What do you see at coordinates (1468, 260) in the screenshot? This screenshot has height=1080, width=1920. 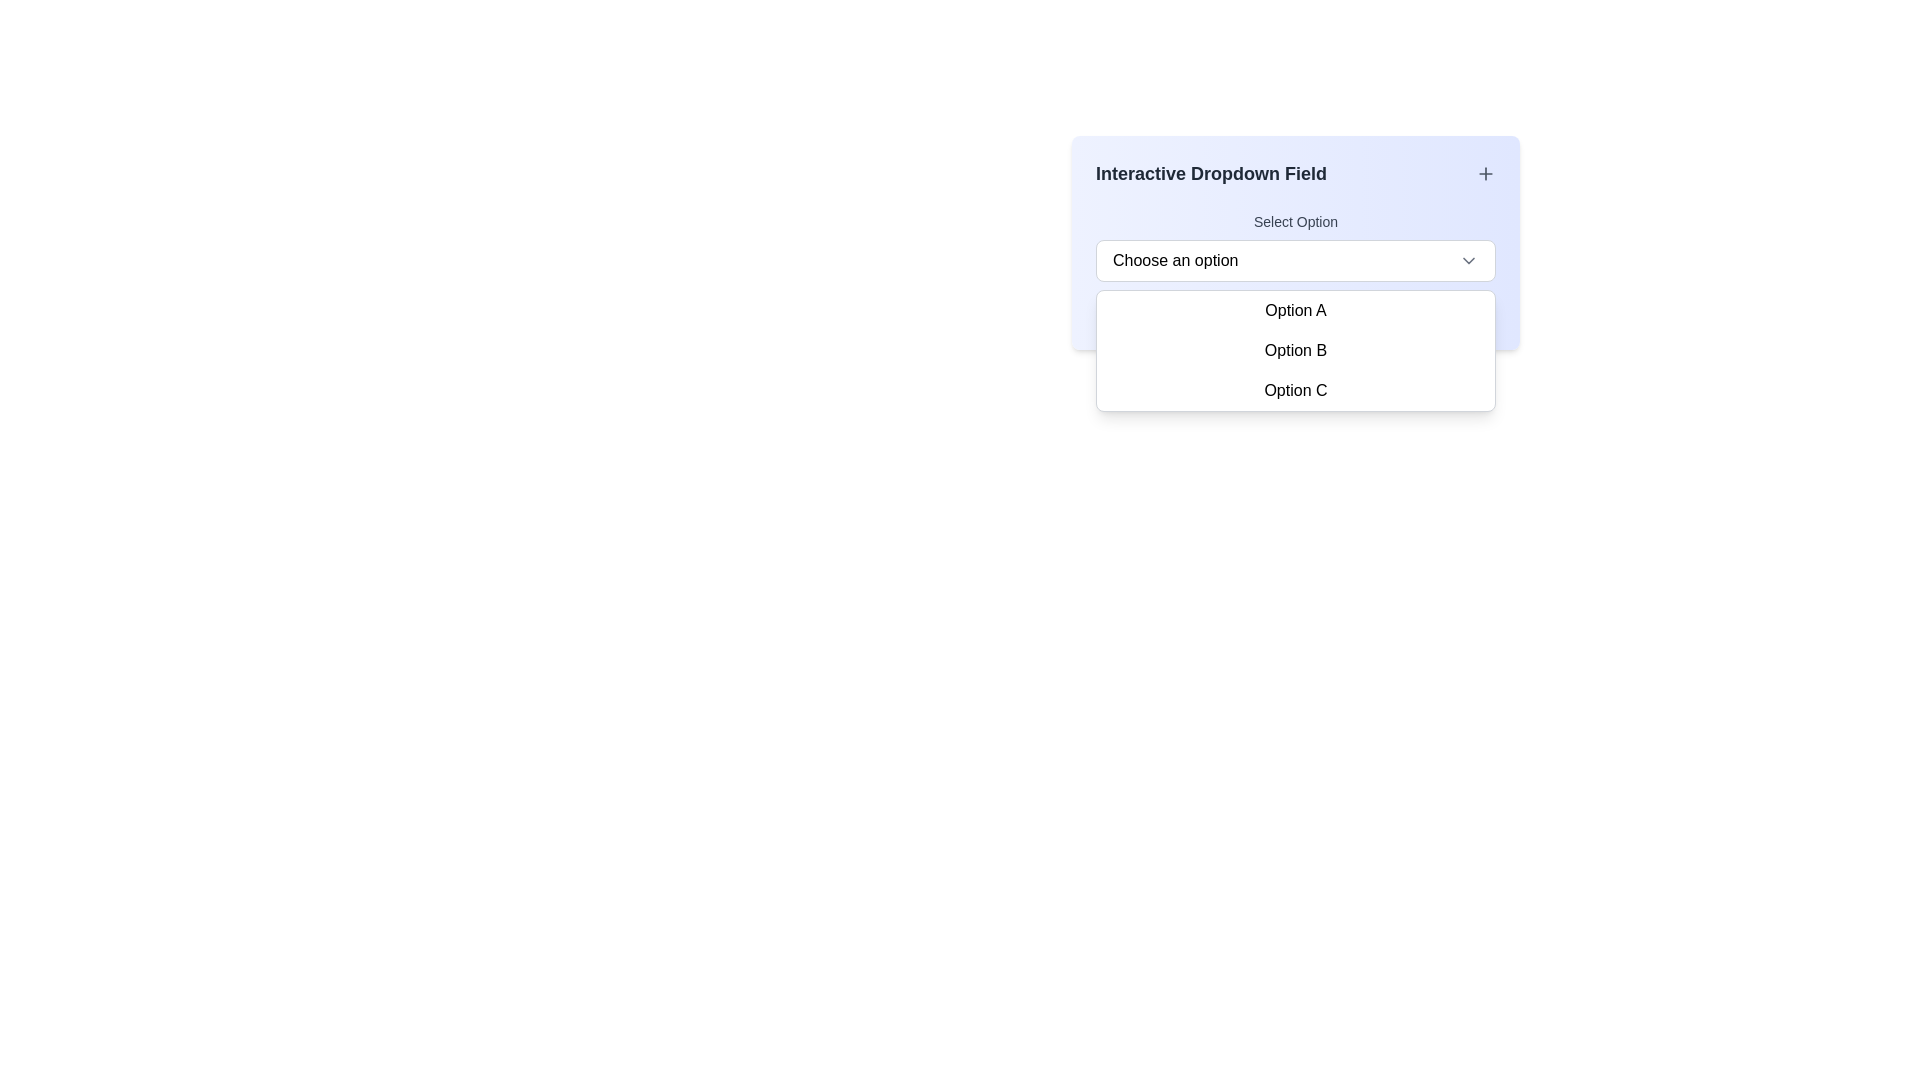 I see `the chevron-down icon within the dropdown menu labeled 'Choose an option', which is gray and right-aligned` at bounding box center [1468, 260].